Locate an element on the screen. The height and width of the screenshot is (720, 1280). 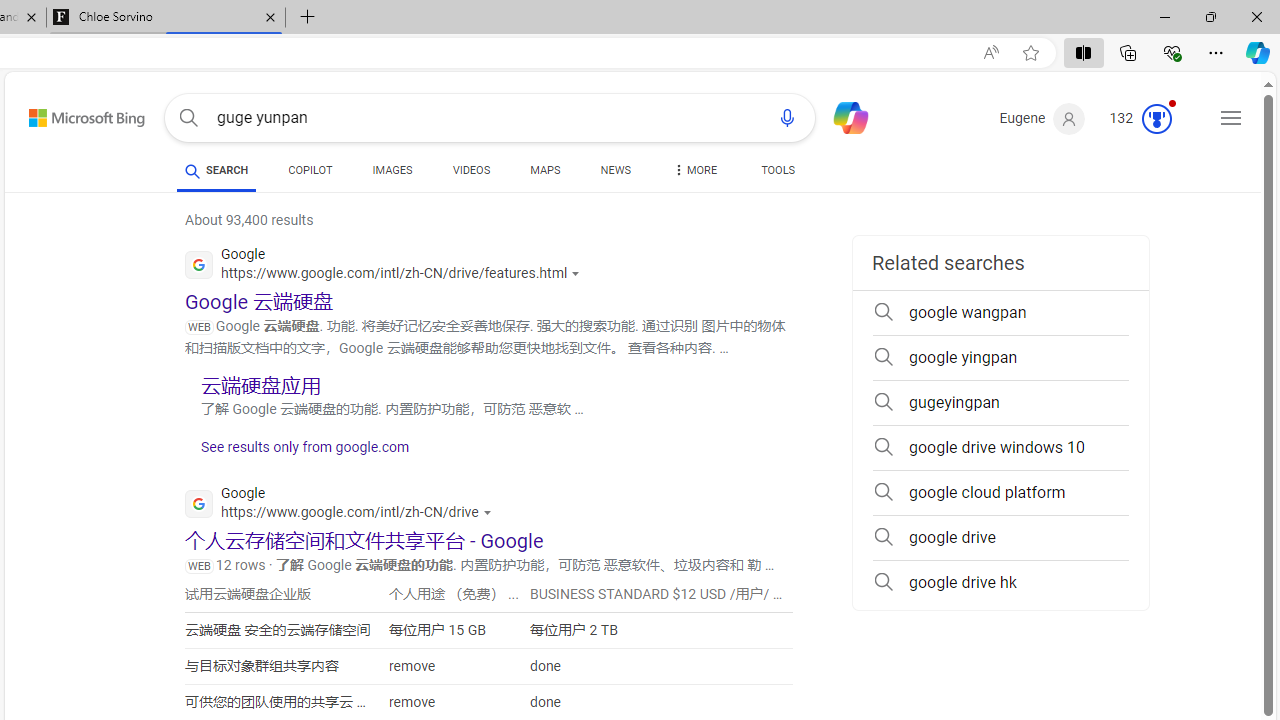
'Search using voice' is located at coordinates (786, 118).